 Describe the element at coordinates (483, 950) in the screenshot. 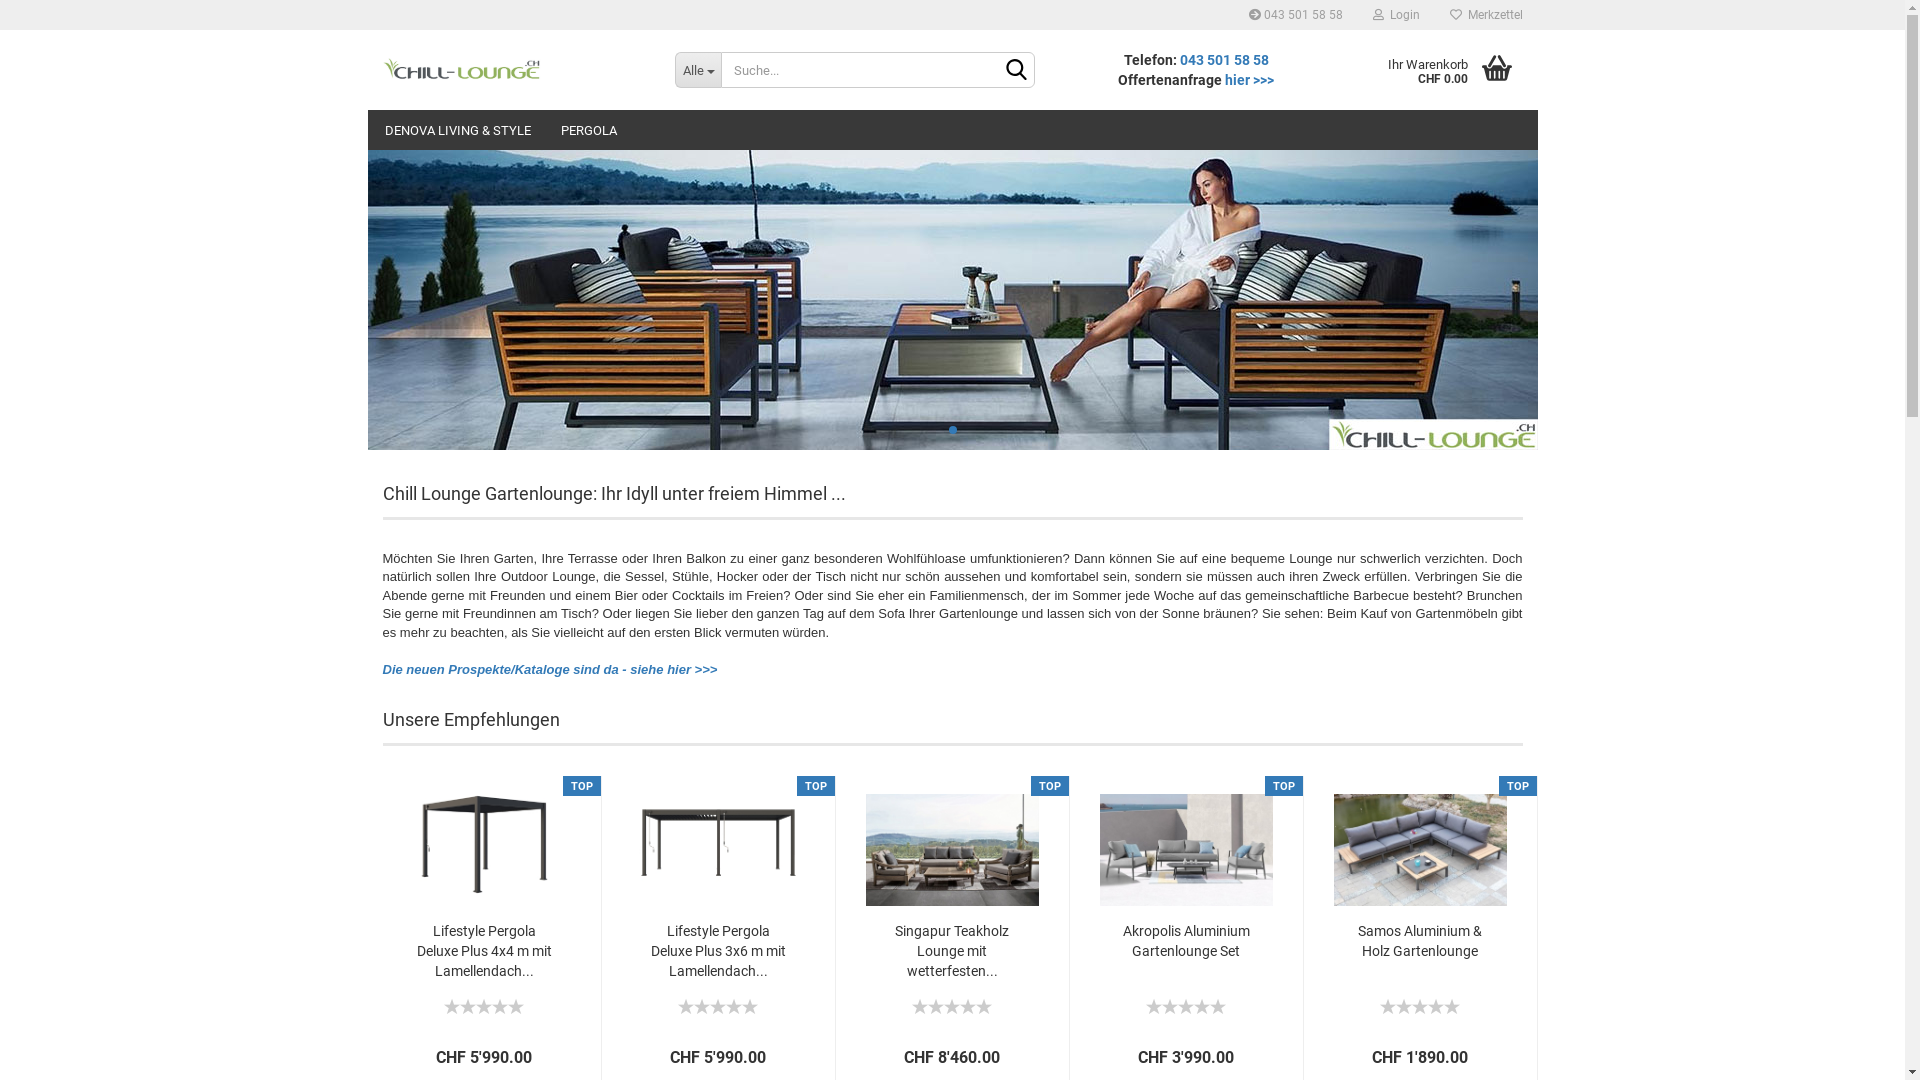

I see `'Lifestyle Pergola Deluxe Plus 4x4 m mit Lamellendach...'` at that location.